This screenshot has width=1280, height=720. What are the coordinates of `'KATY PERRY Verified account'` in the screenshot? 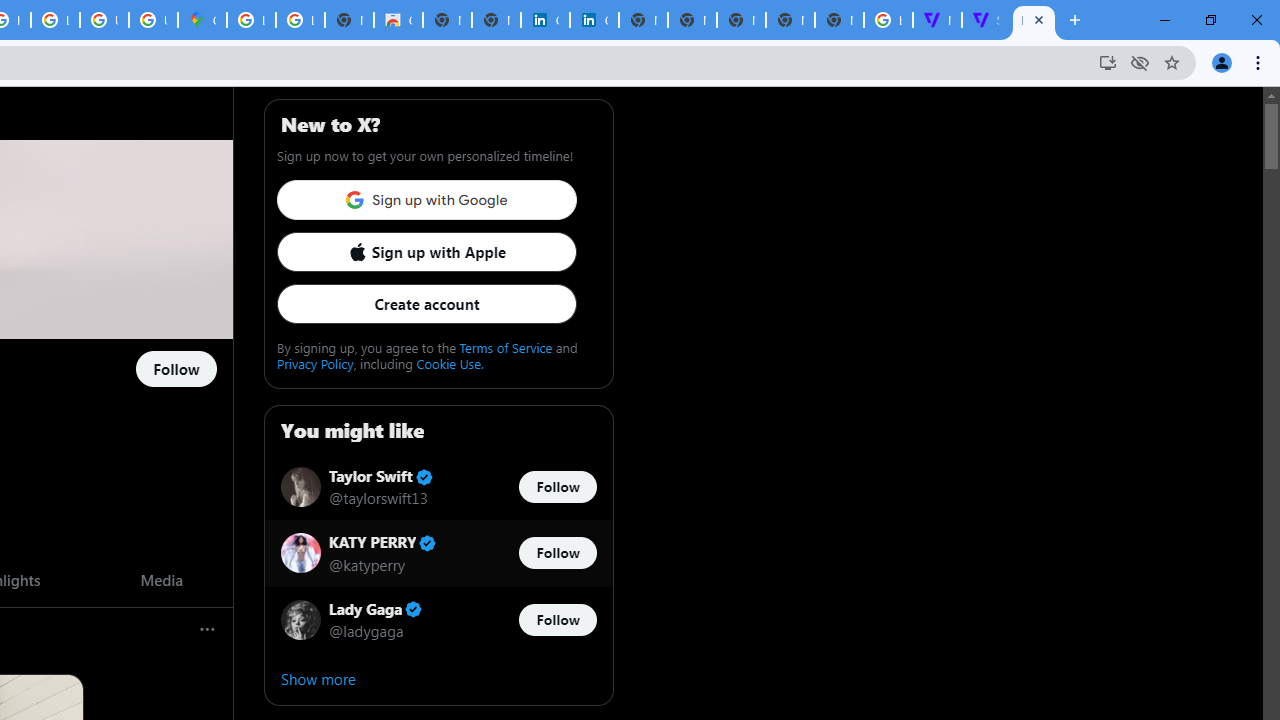 It's located at (383, 543).